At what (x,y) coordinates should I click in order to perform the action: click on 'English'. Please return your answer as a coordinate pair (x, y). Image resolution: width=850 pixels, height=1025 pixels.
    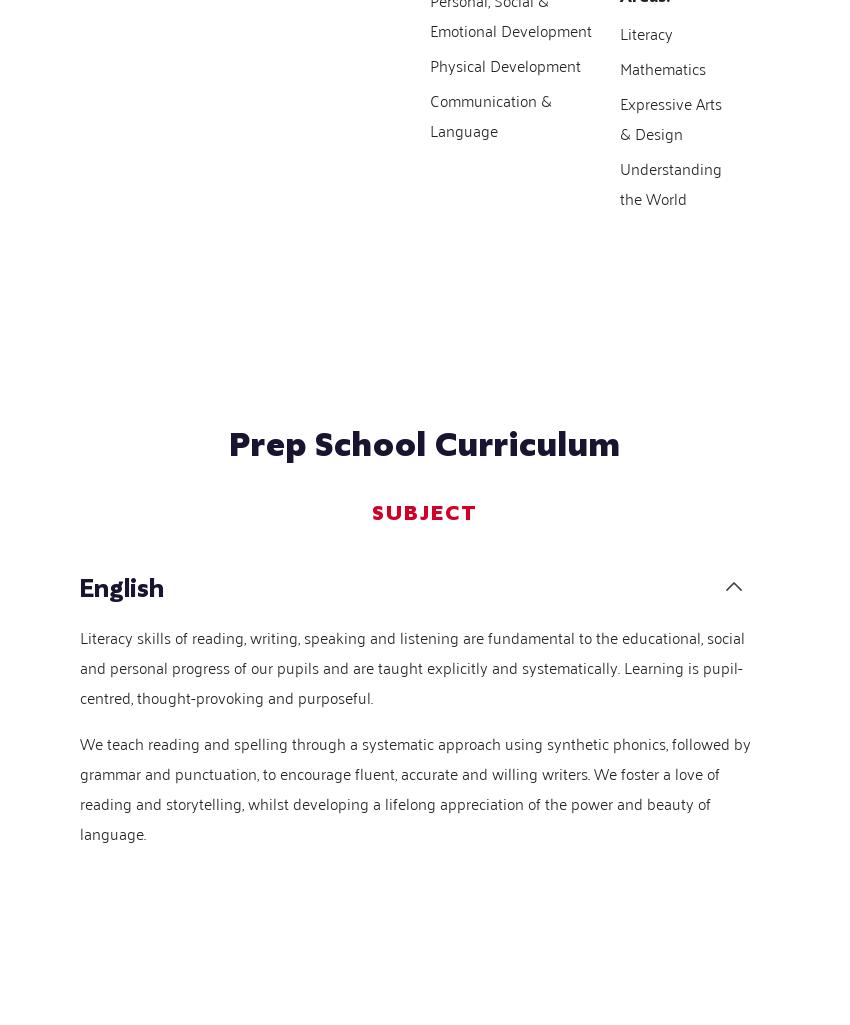
    Looking at the image, I should click on (120, 588).